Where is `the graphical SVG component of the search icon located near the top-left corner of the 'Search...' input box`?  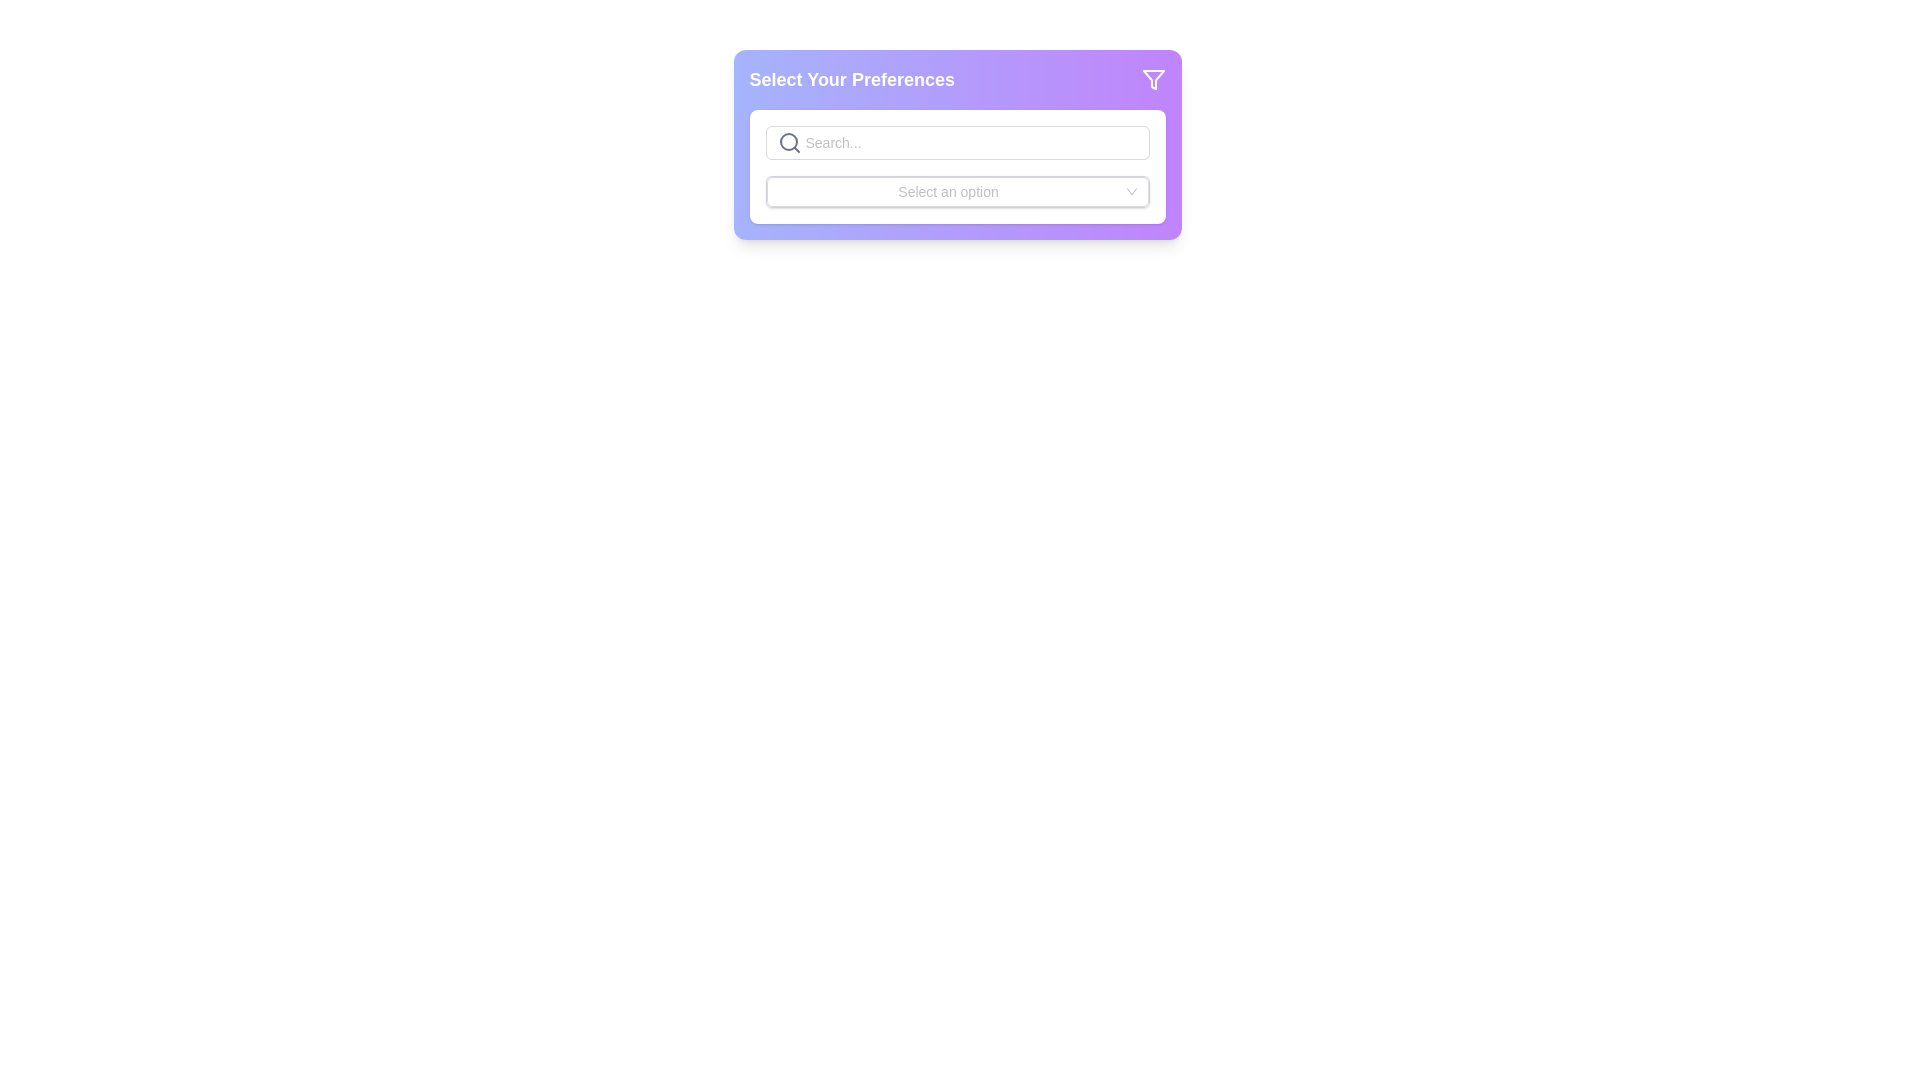 the graphical SVG component of the search icon located near the top-left corner of the 'Search...' input box is located at coordinates (787, 141).